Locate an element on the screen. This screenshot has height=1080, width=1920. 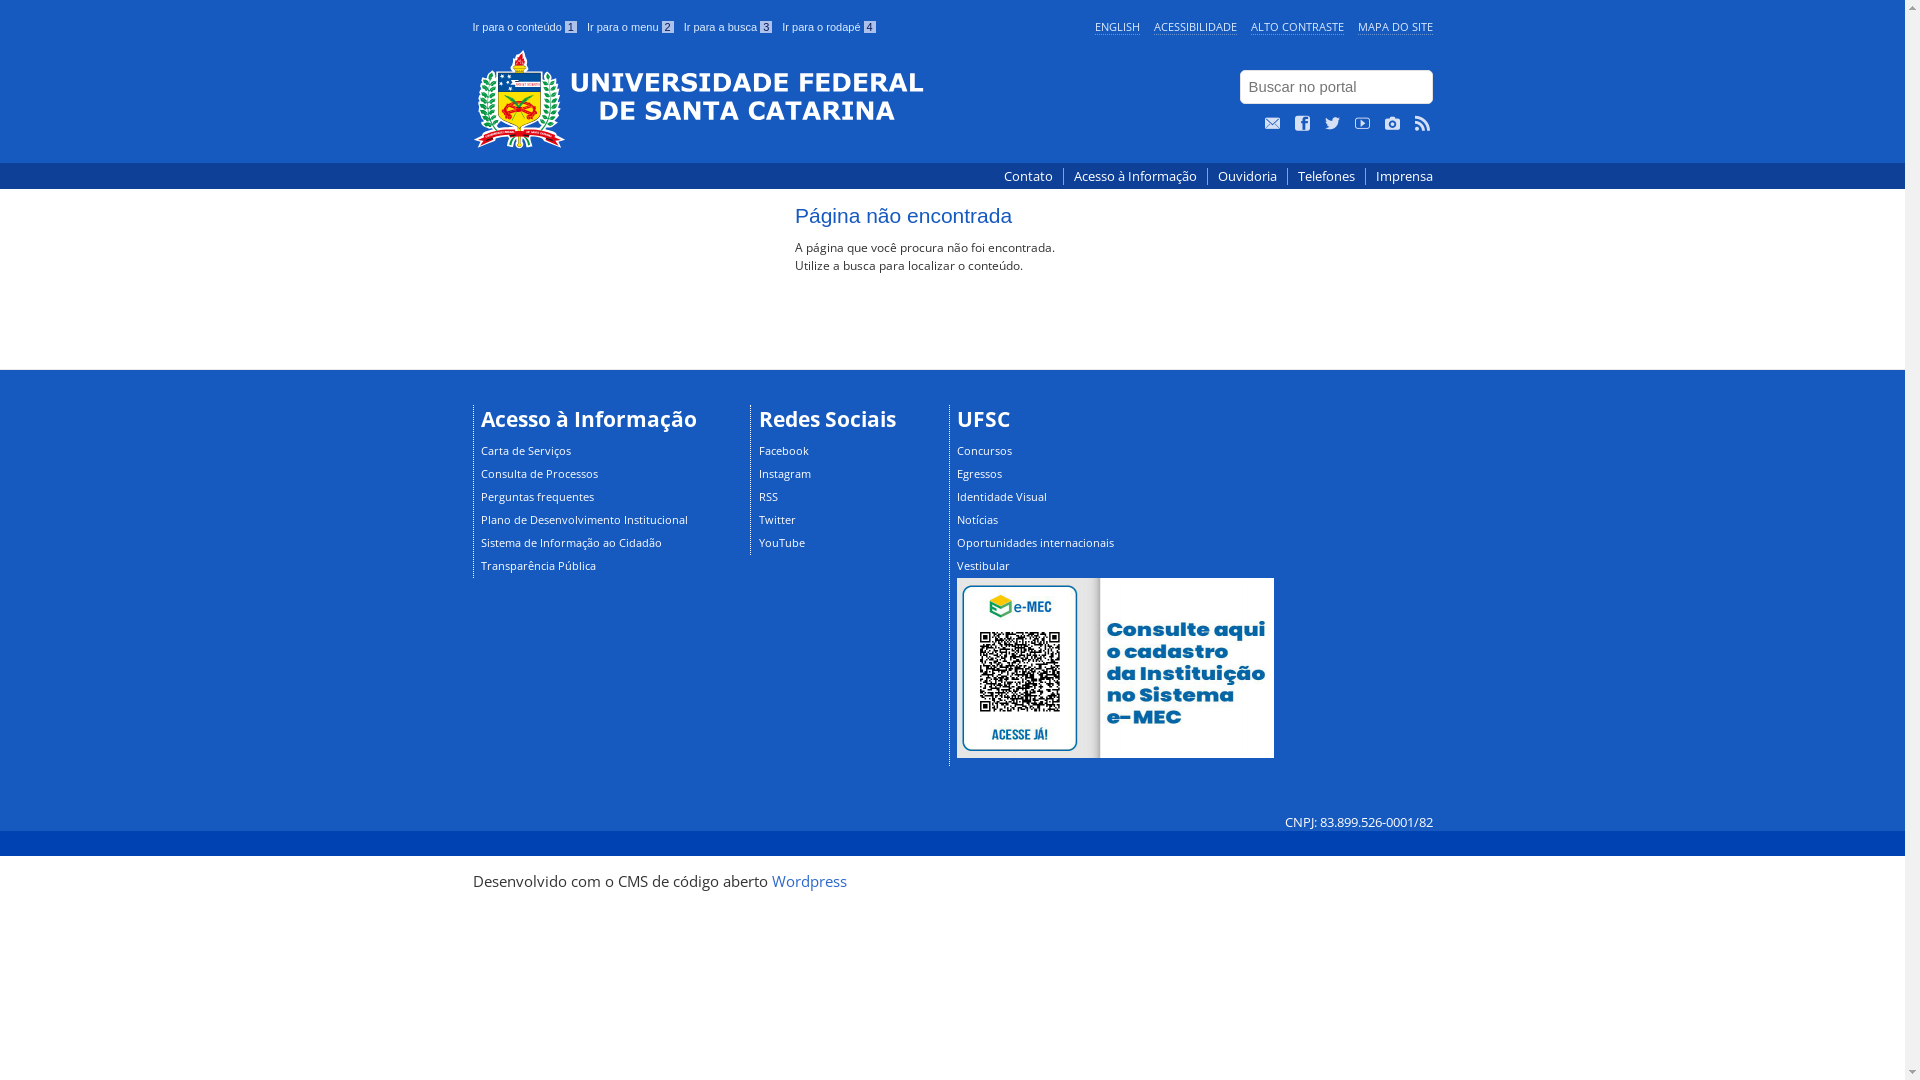
'Vestibular' is located at coordinates (983, 565).